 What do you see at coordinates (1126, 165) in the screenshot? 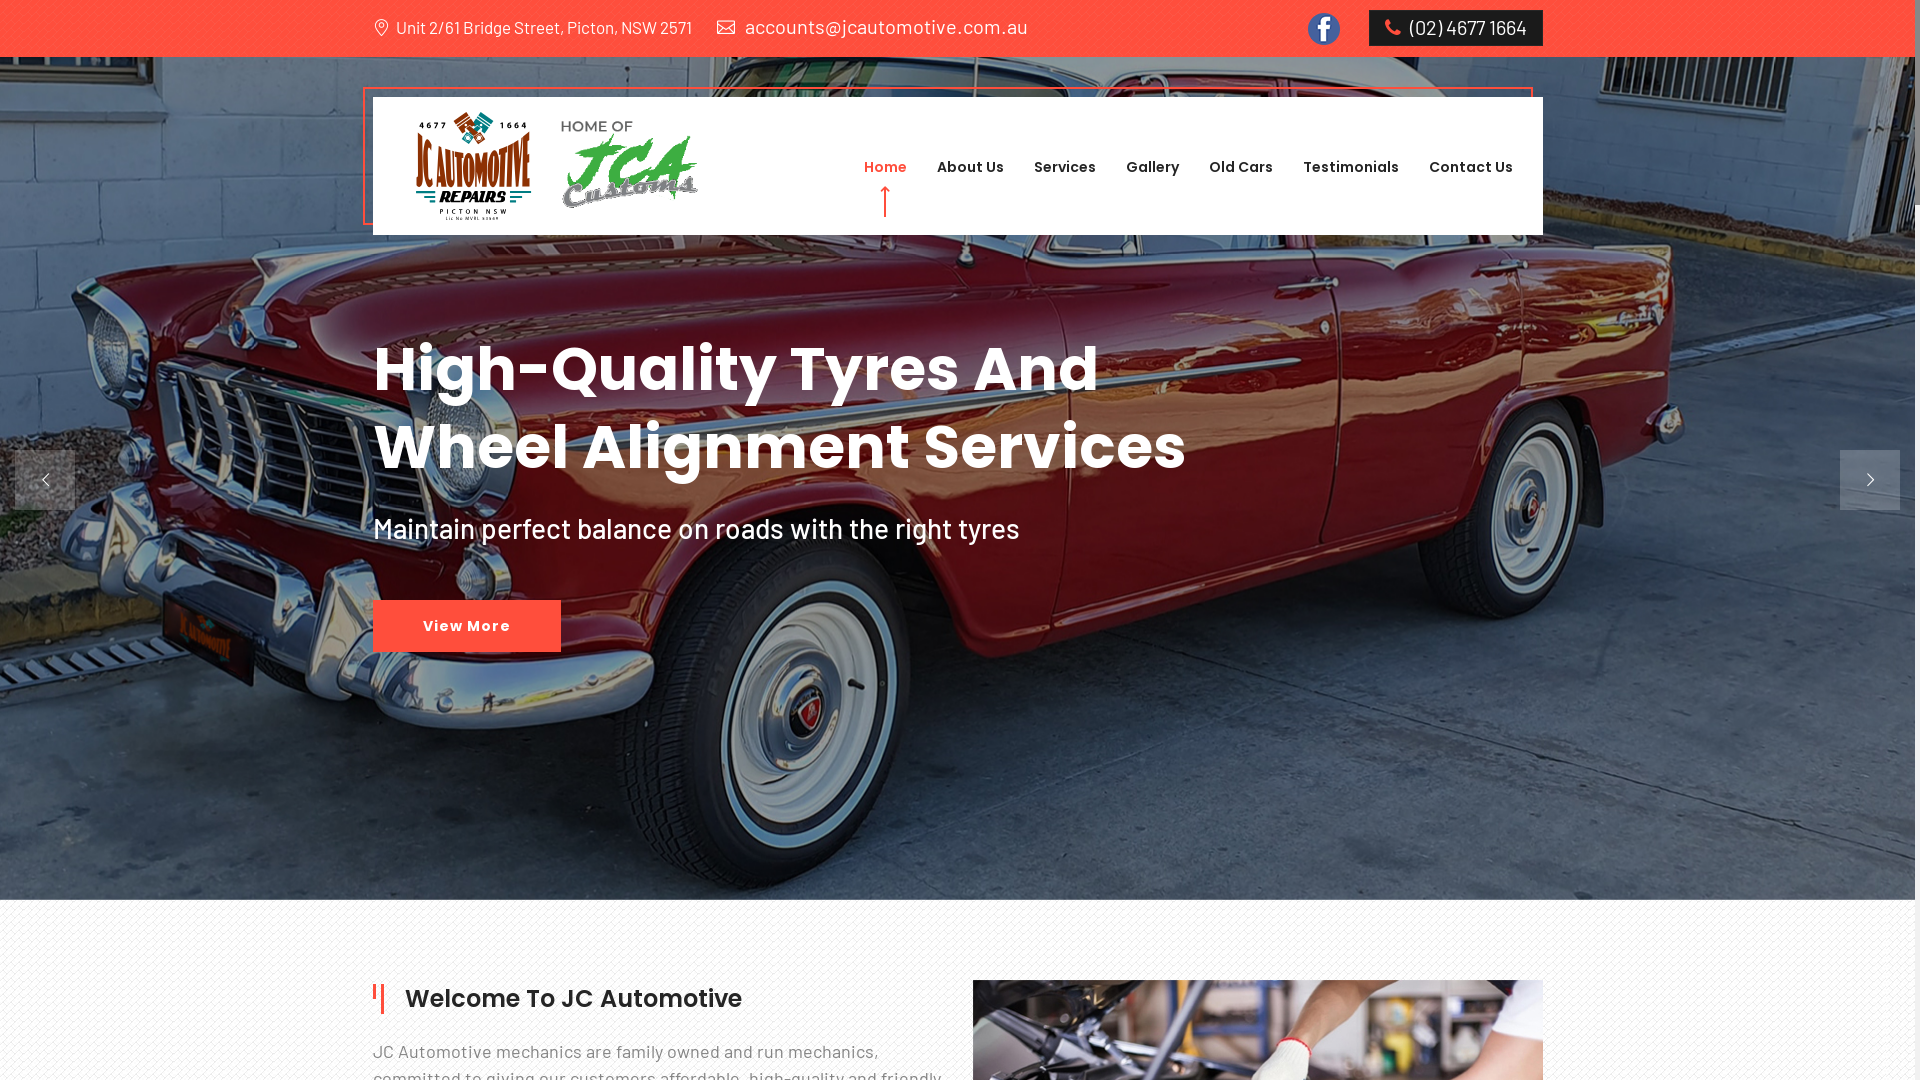
I see `'Gallery'` at bounding box center [1126, 165].